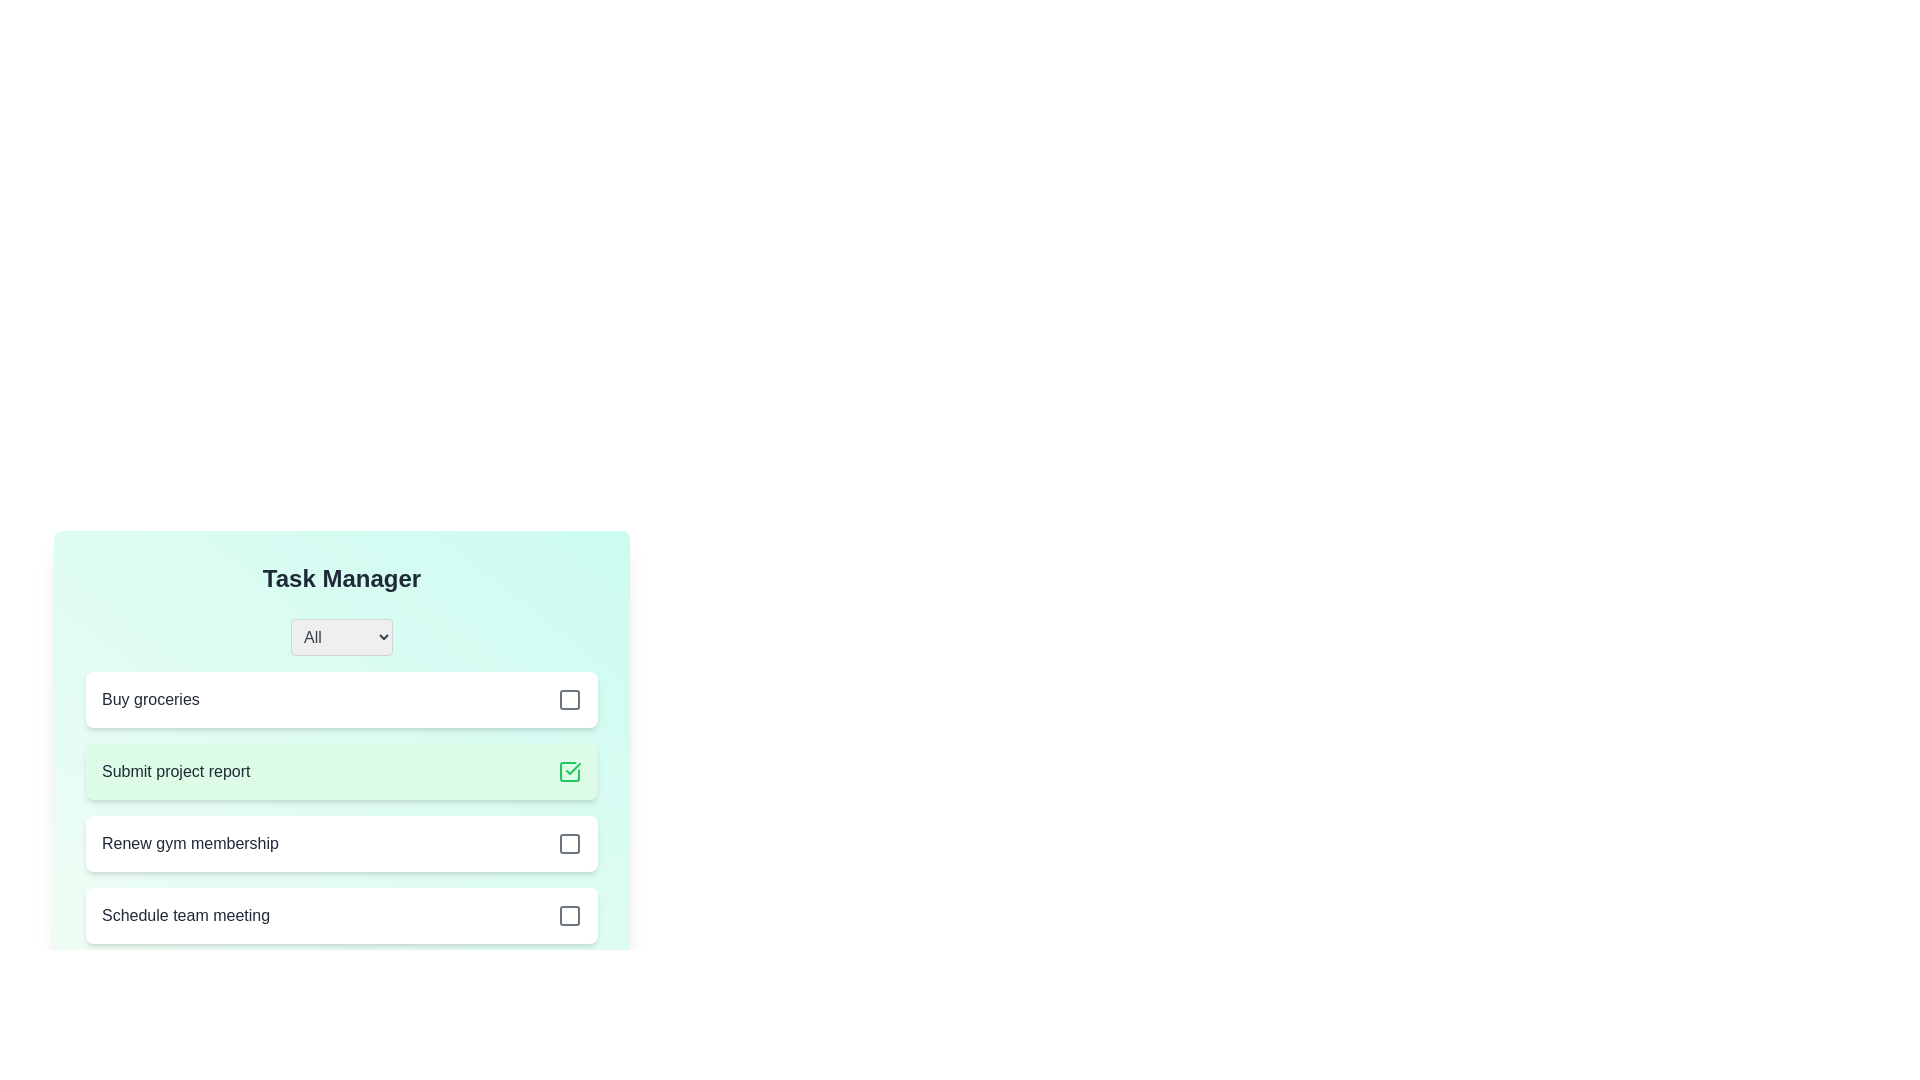  I want to click on the checkbox of the task titled 'Renew gym membership' to toggle its completion status, so click(569, 844).